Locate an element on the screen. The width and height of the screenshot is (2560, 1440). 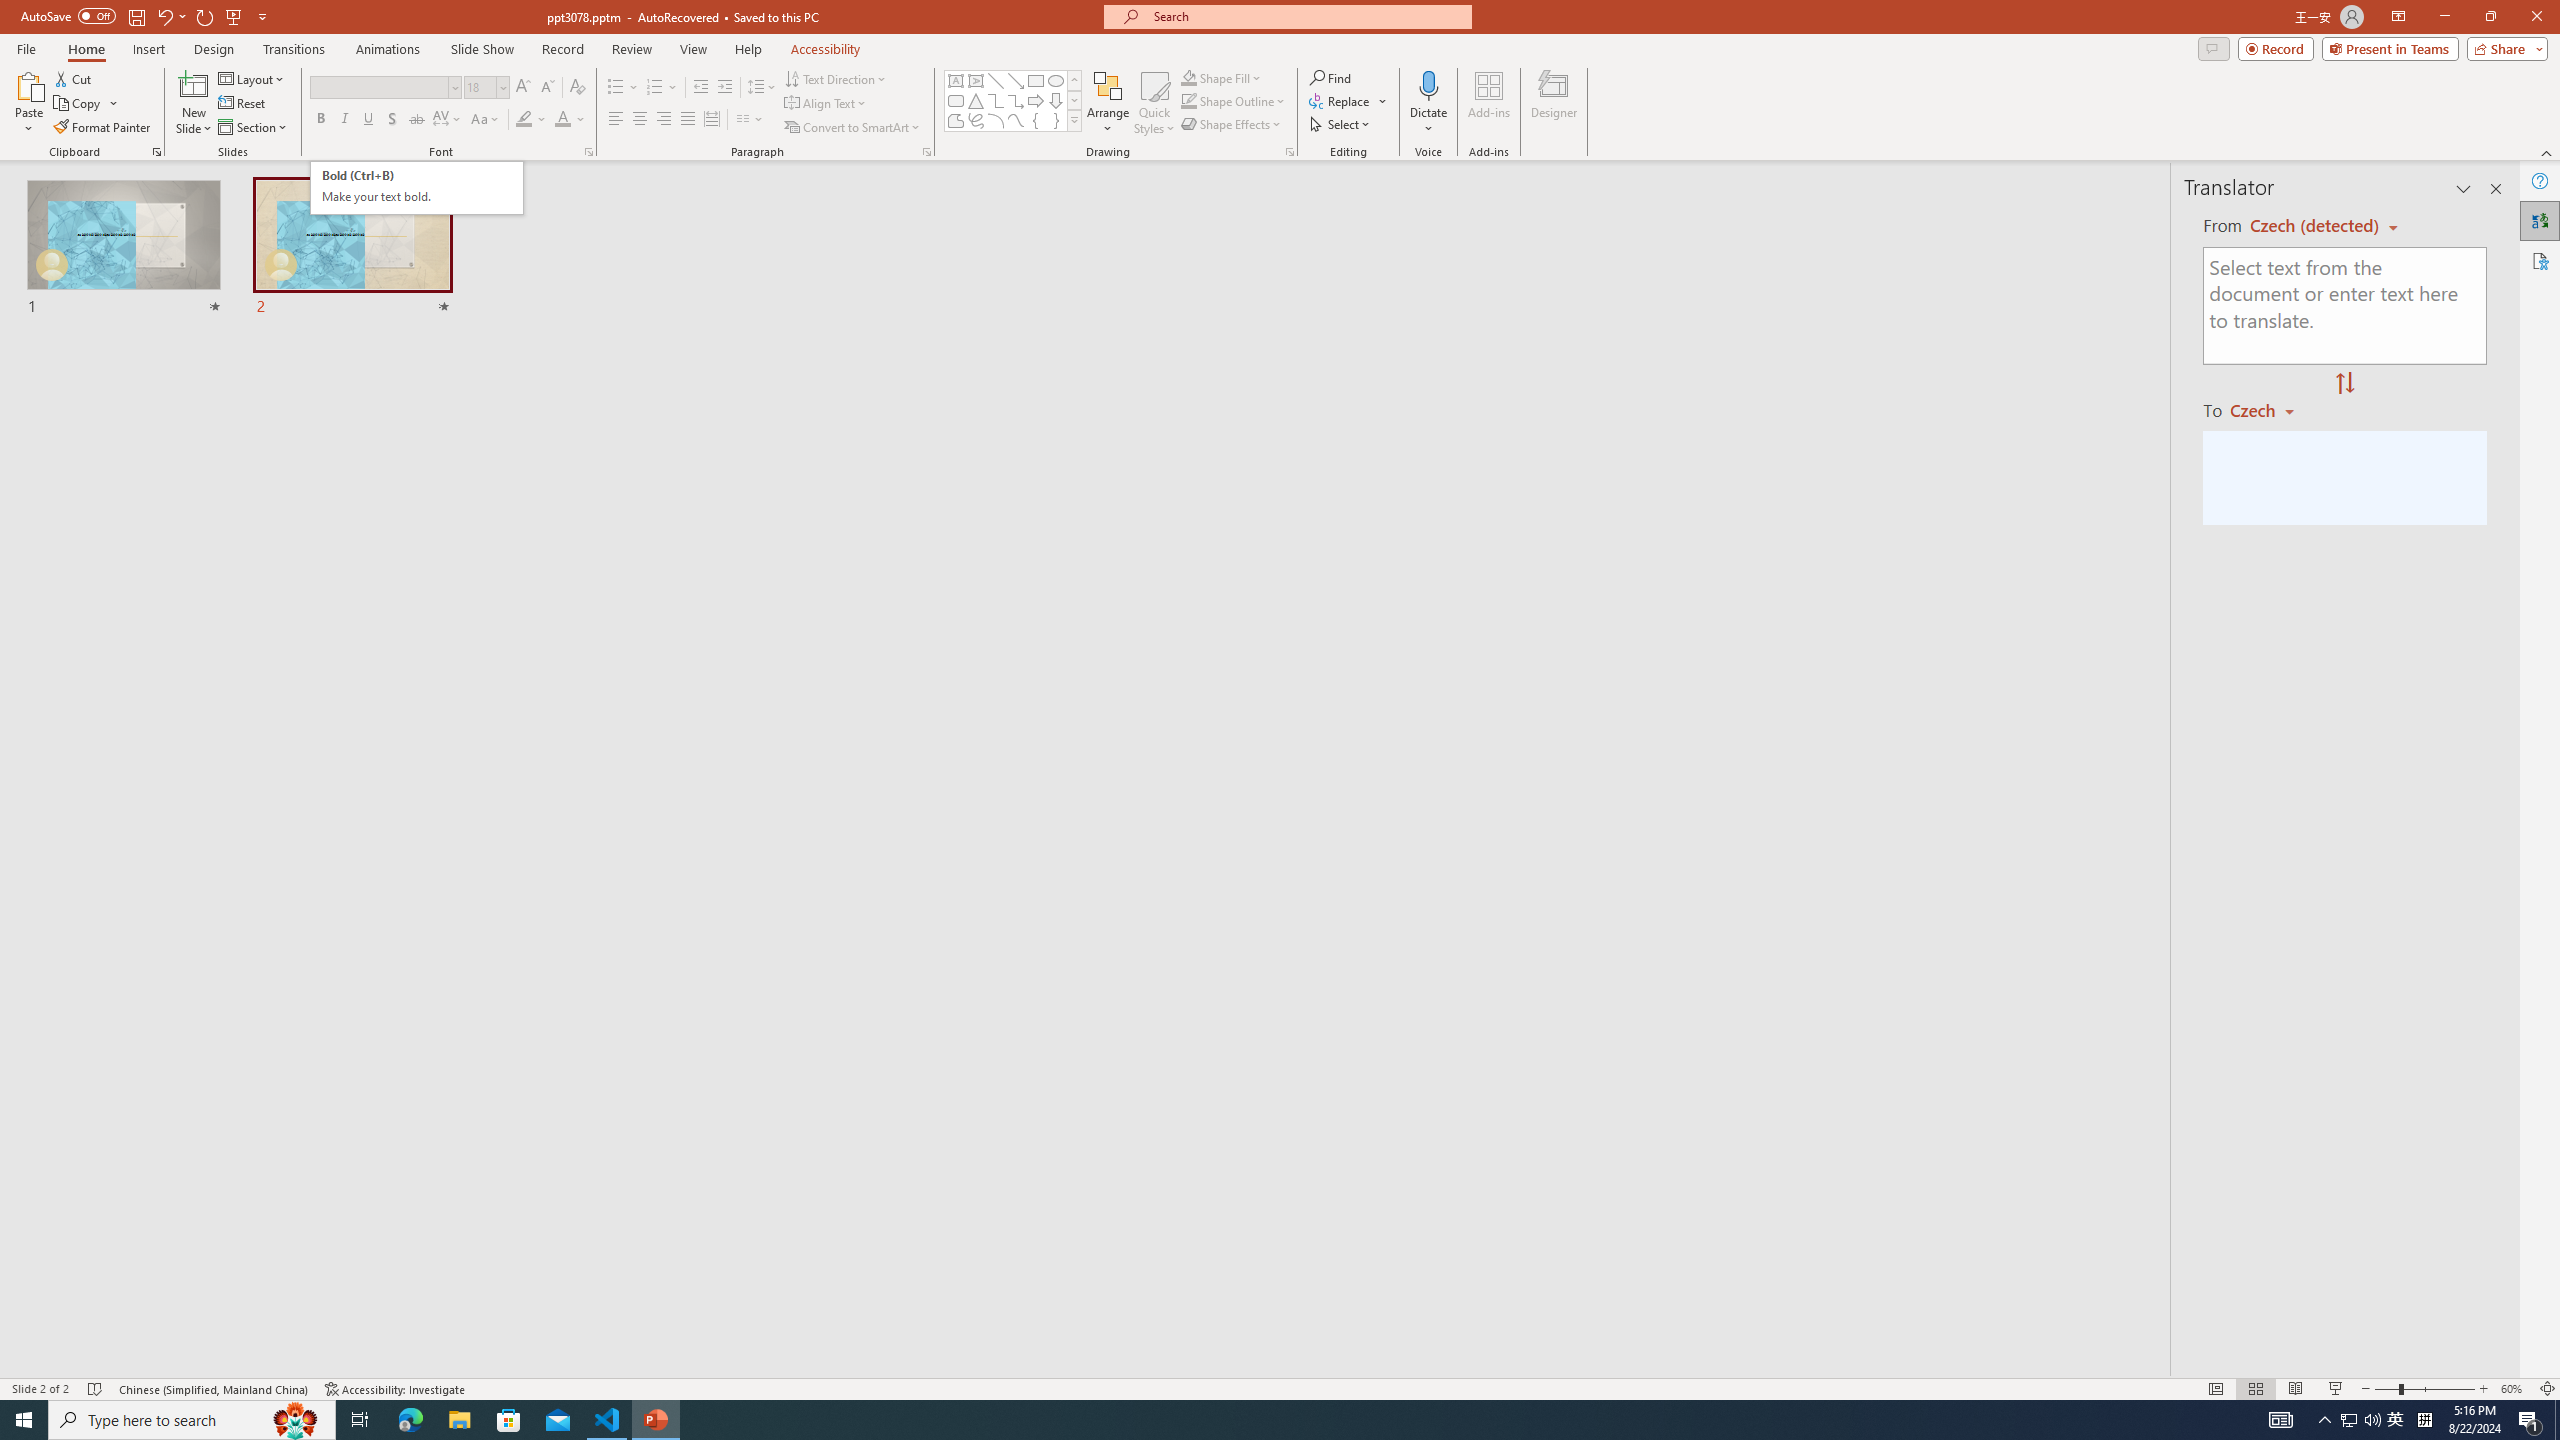
'Italic' is located at coordinates (343, 118).